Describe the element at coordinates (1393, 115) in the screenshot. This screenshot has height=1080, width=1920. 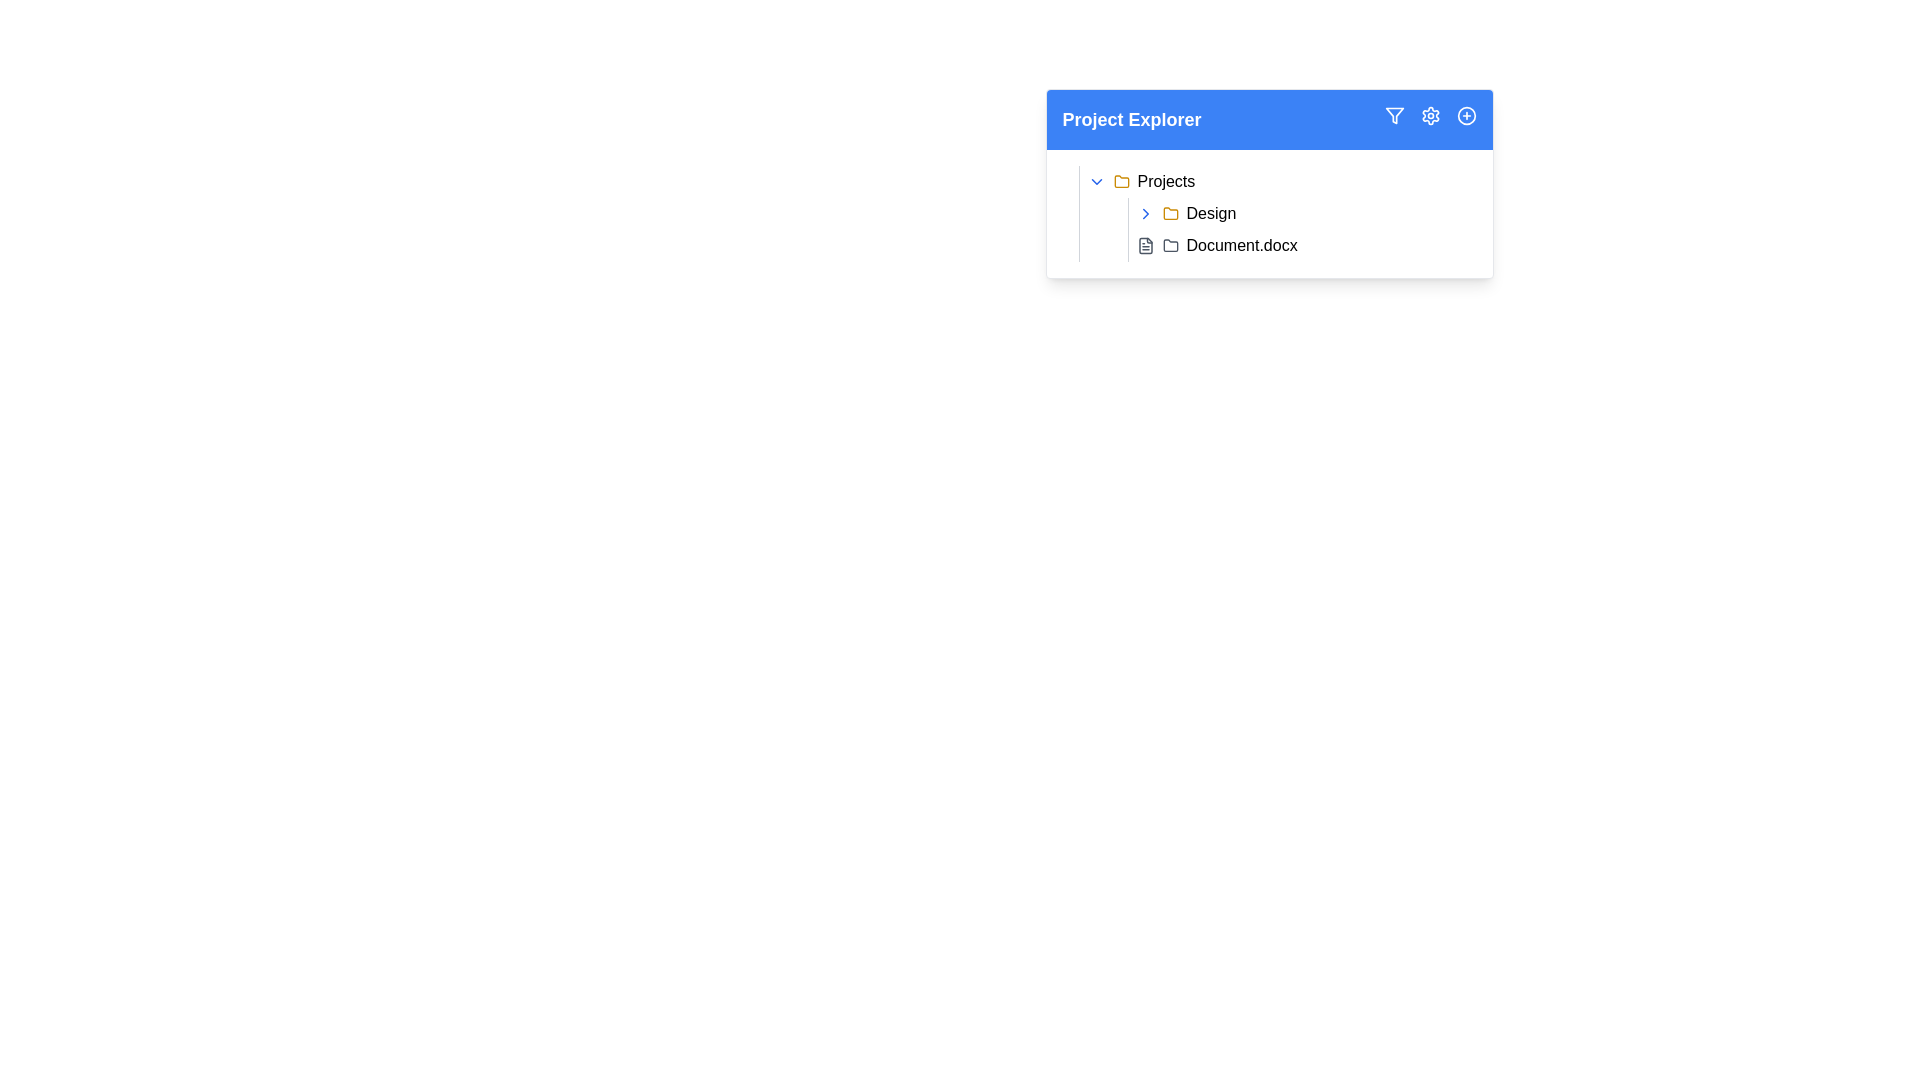
I see `the filter icon in the Project Explorer` at that location.